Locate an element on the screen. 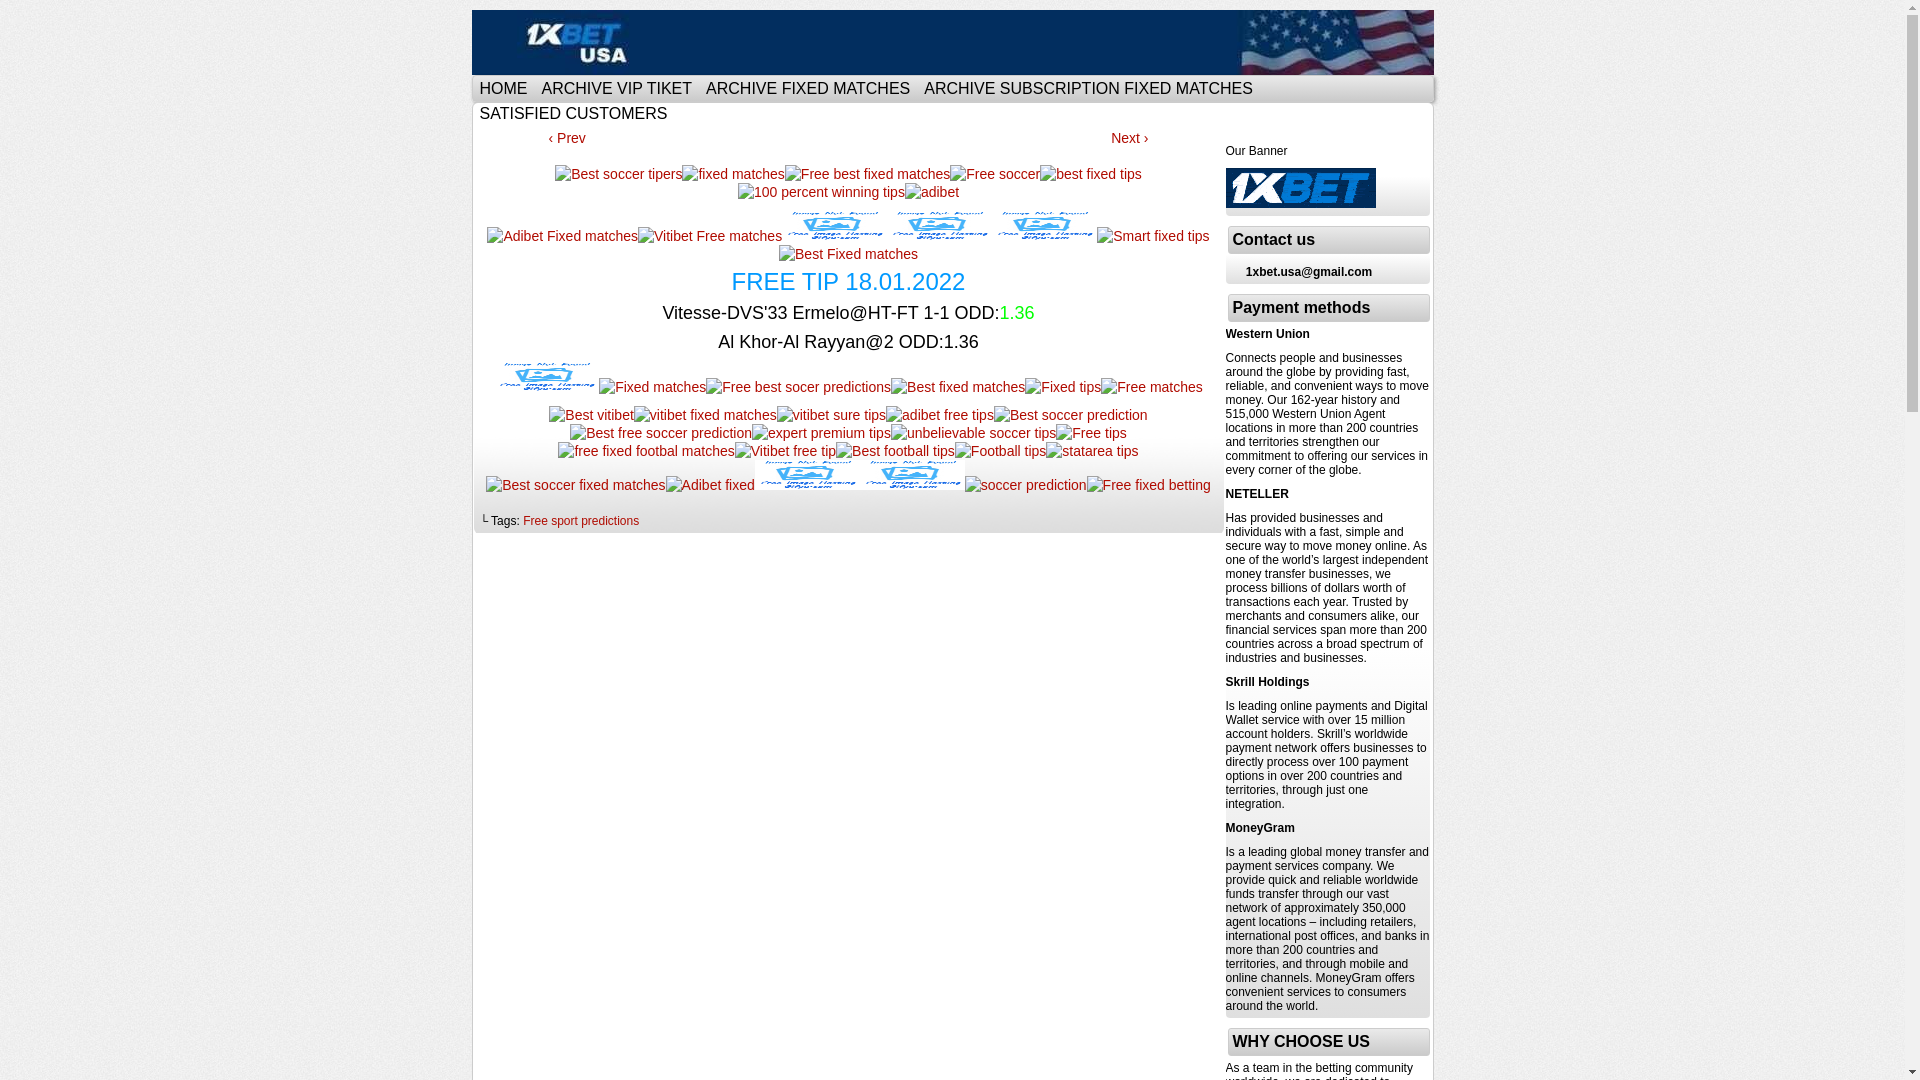 This screenshot has height=1080, width=1920. 'Best soccer fixed matches' is located at coordinates (574, 485).